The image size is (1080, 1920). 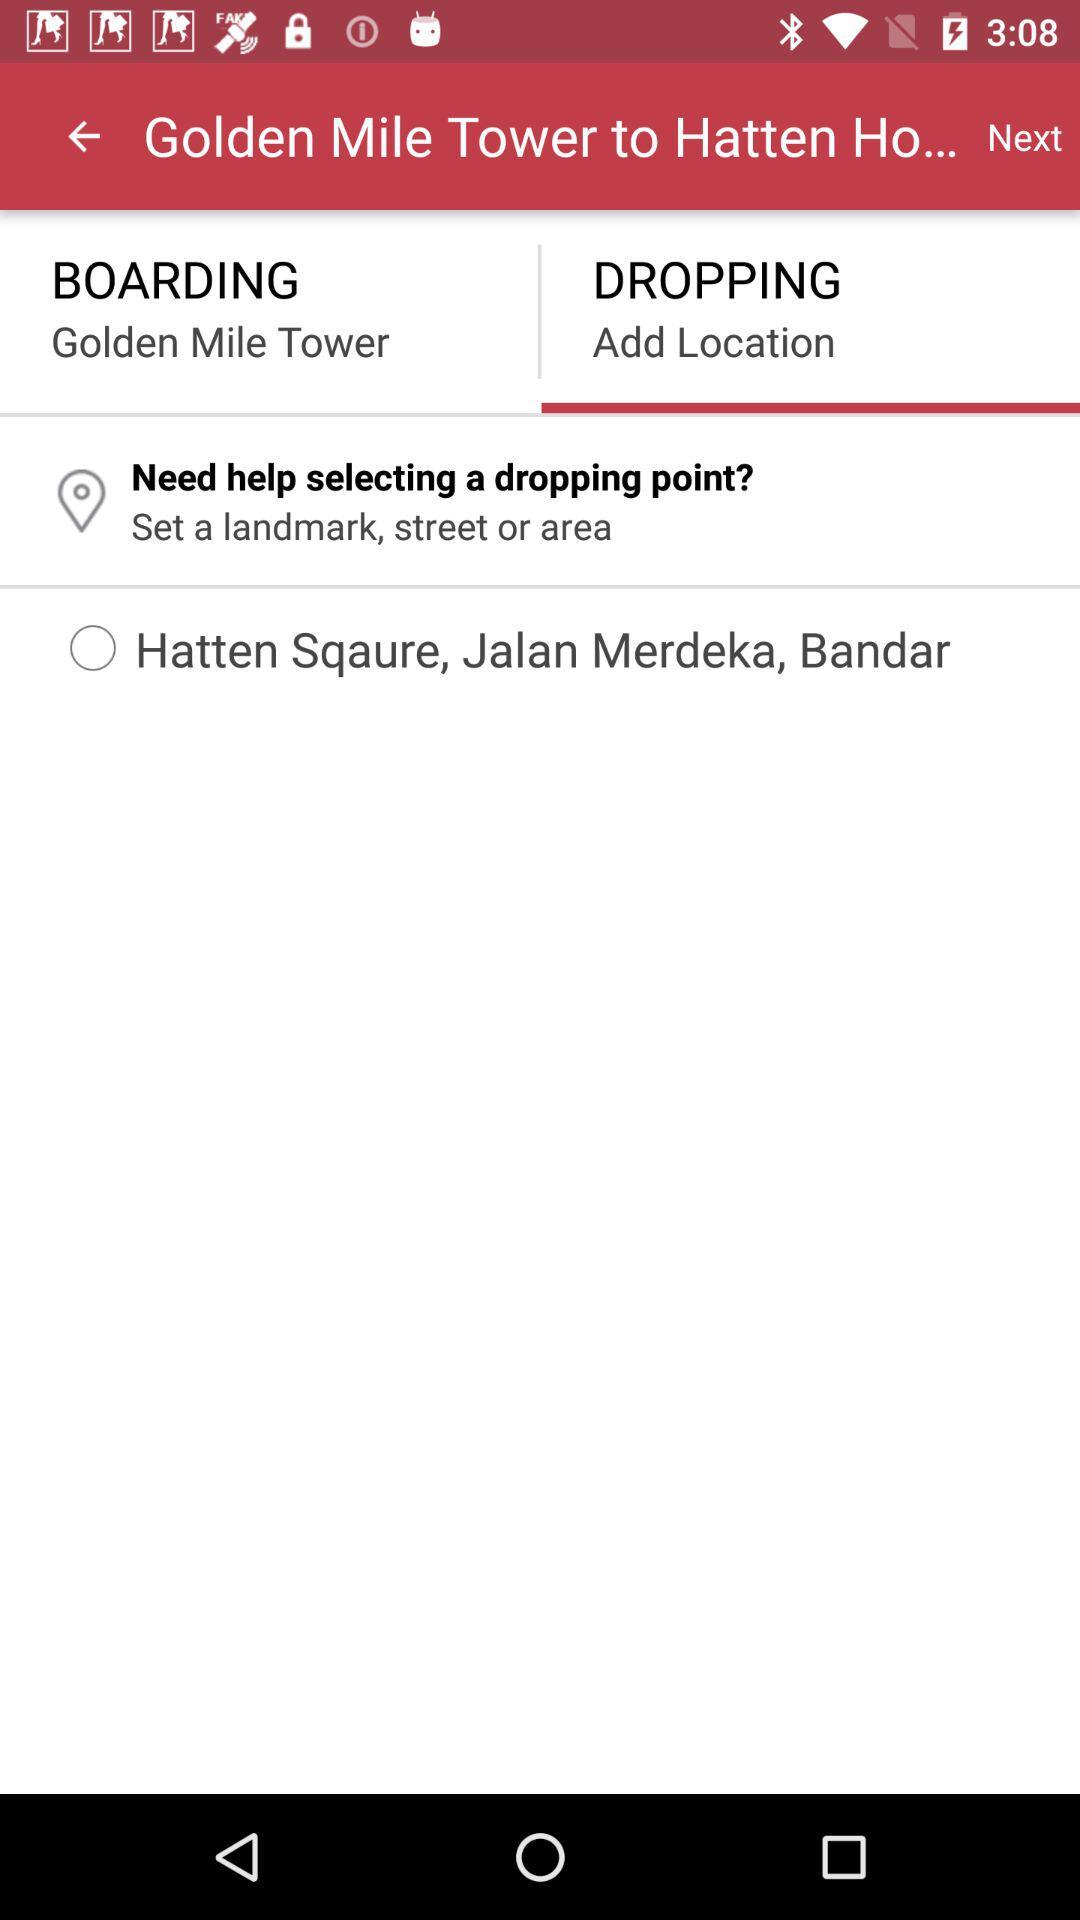 What do you see at coordinates (83, 135) in the screenshot?
I see `go back` at bounding box center [83, 135].